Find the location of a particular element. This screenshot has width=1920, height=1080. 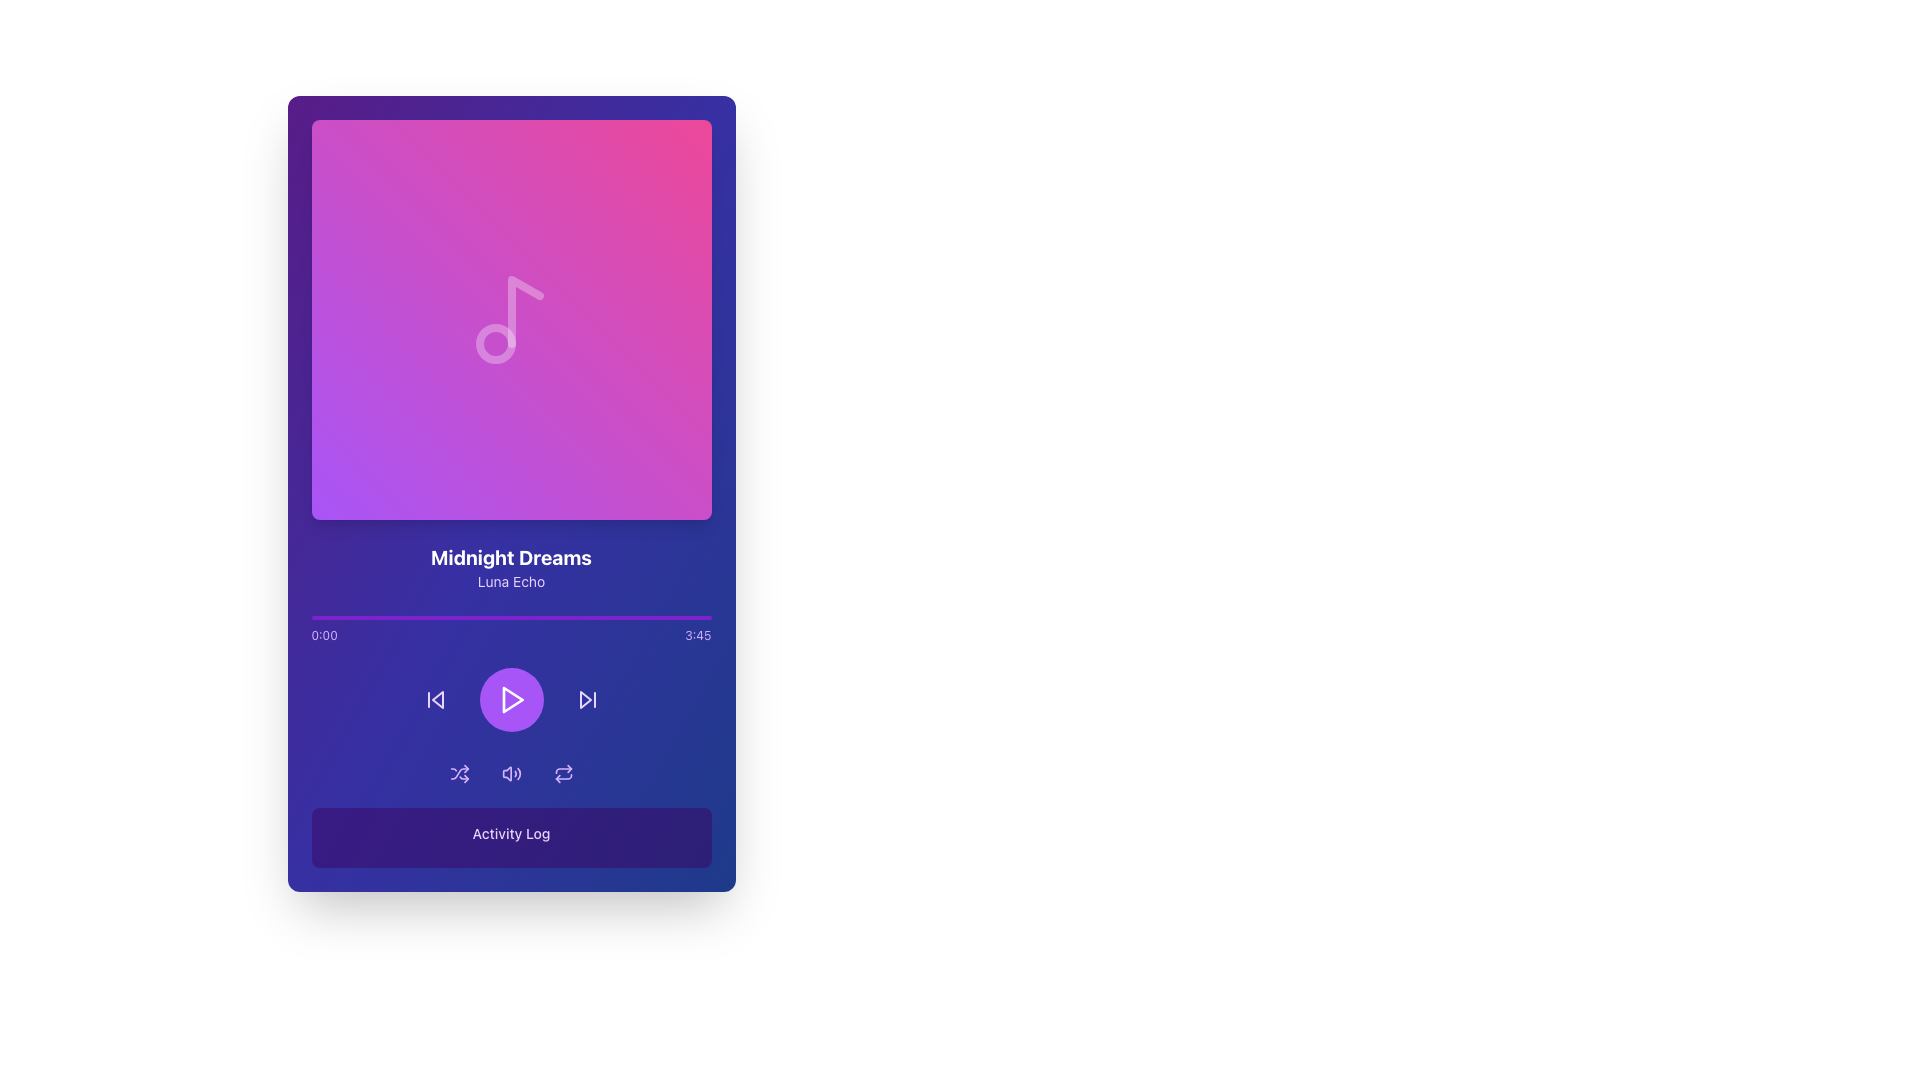

the small purple button with a backward skip icon located to the left of the large circular play button to change its color to white is located at coordinates (434, 698).